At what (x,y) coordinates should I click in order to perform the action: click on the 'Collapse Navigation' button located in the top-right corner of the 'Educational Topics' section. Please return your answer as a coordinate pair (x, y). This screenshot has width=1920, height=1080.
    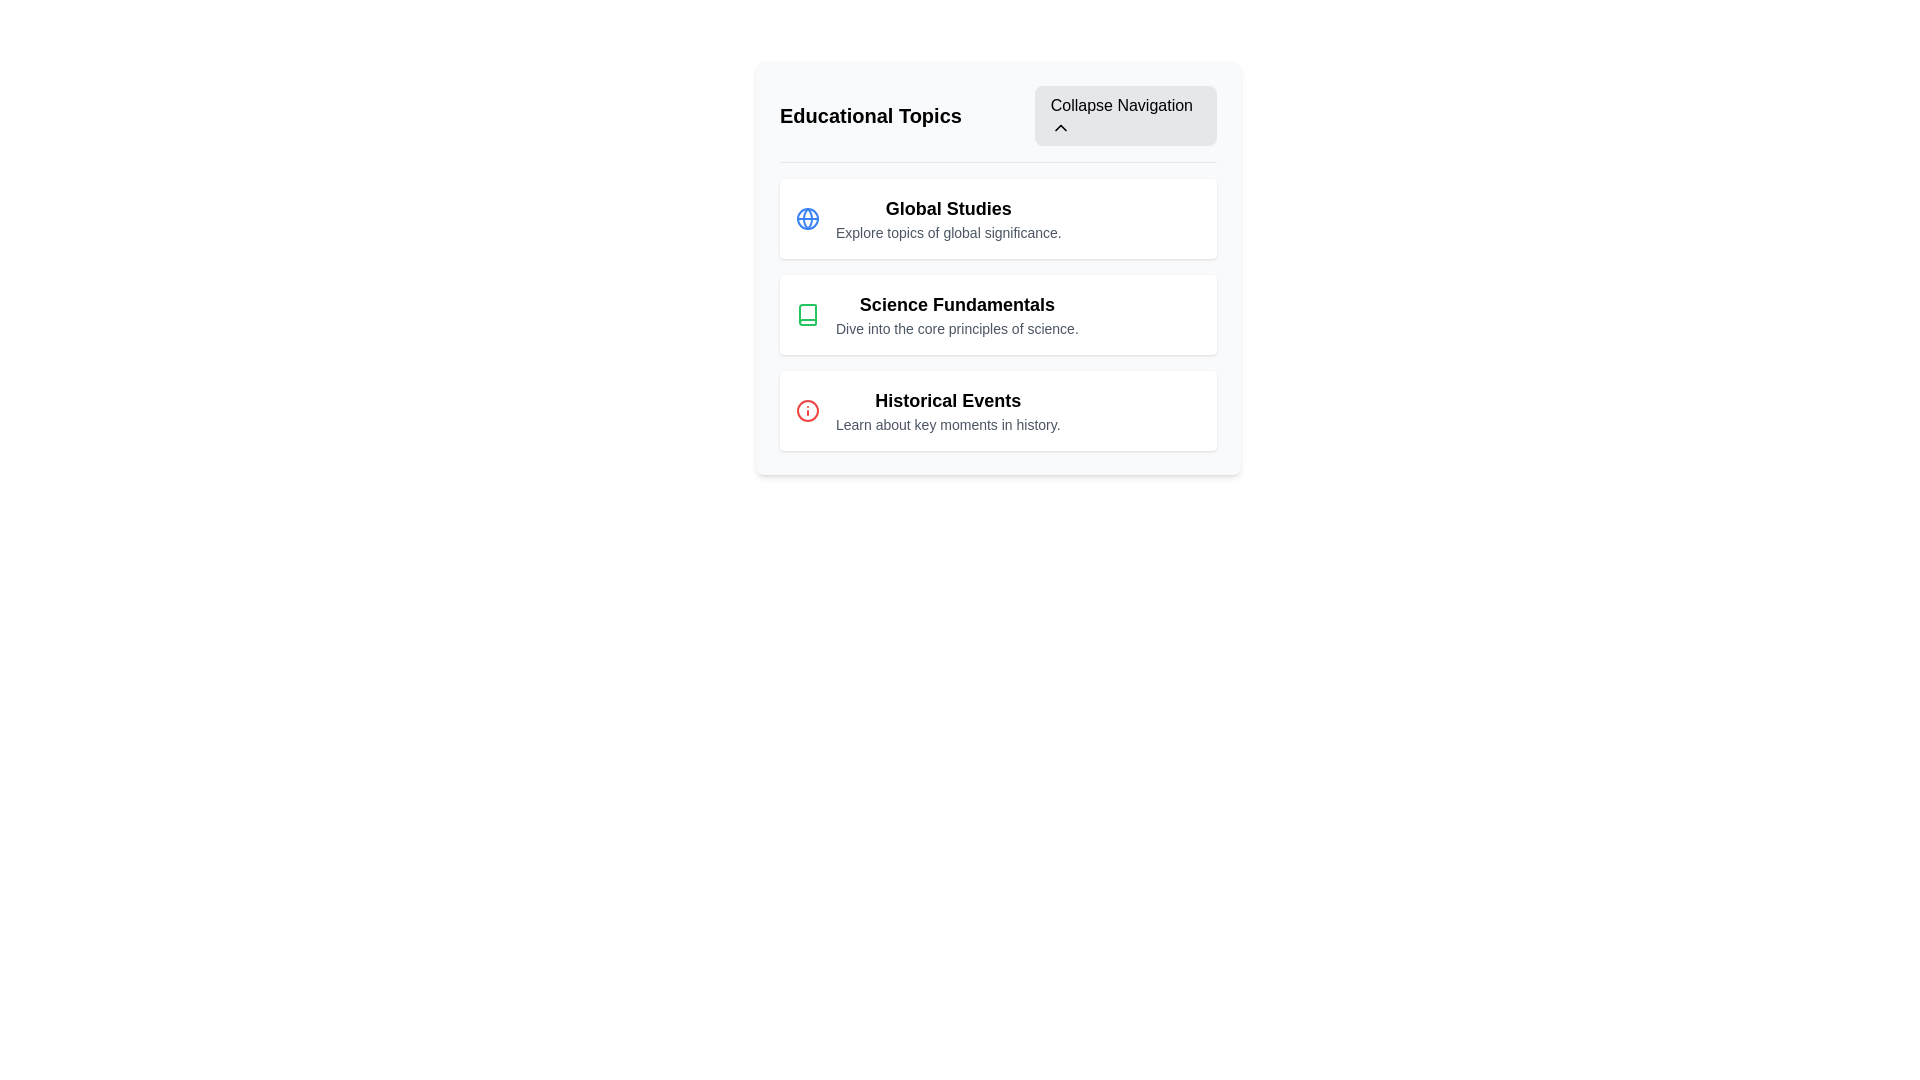
    Looking at the image, I should click on (1125, 115).